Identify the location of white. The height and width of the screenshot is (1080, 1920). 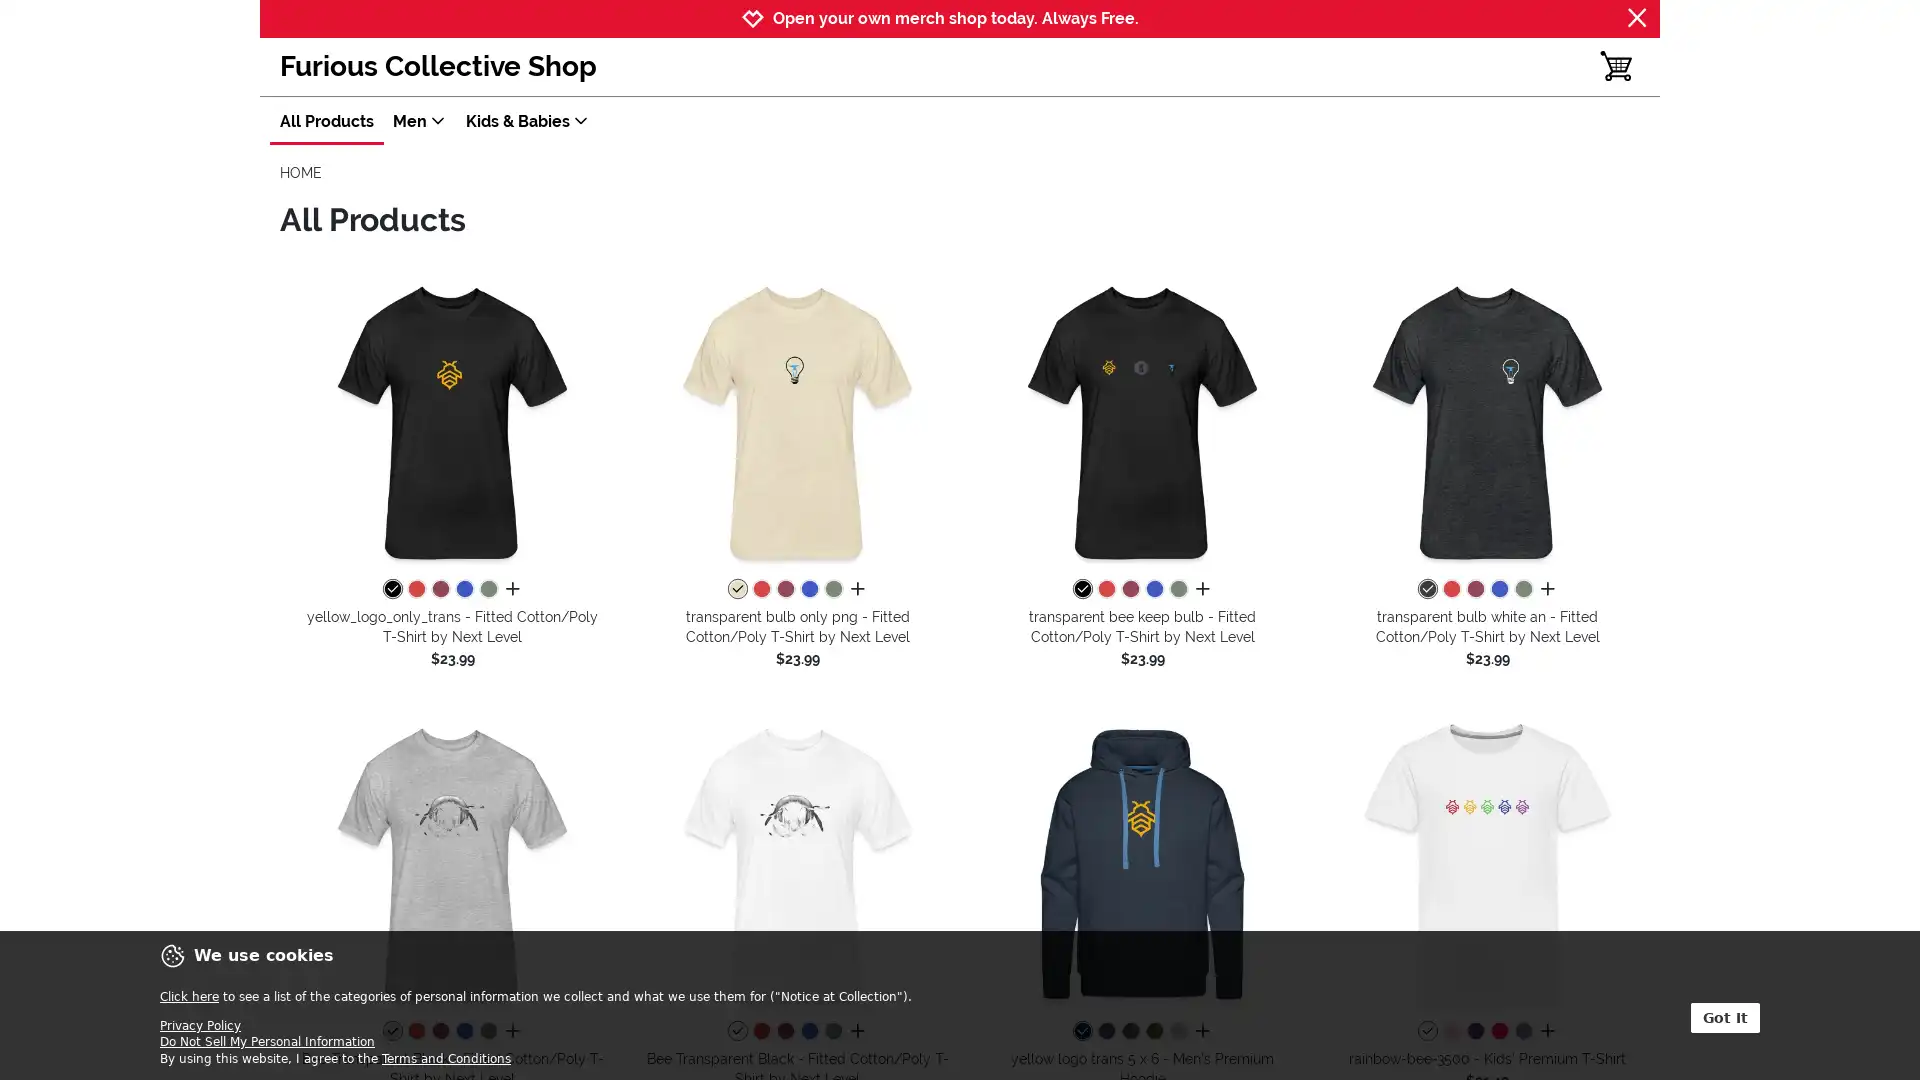
(736, 1032).